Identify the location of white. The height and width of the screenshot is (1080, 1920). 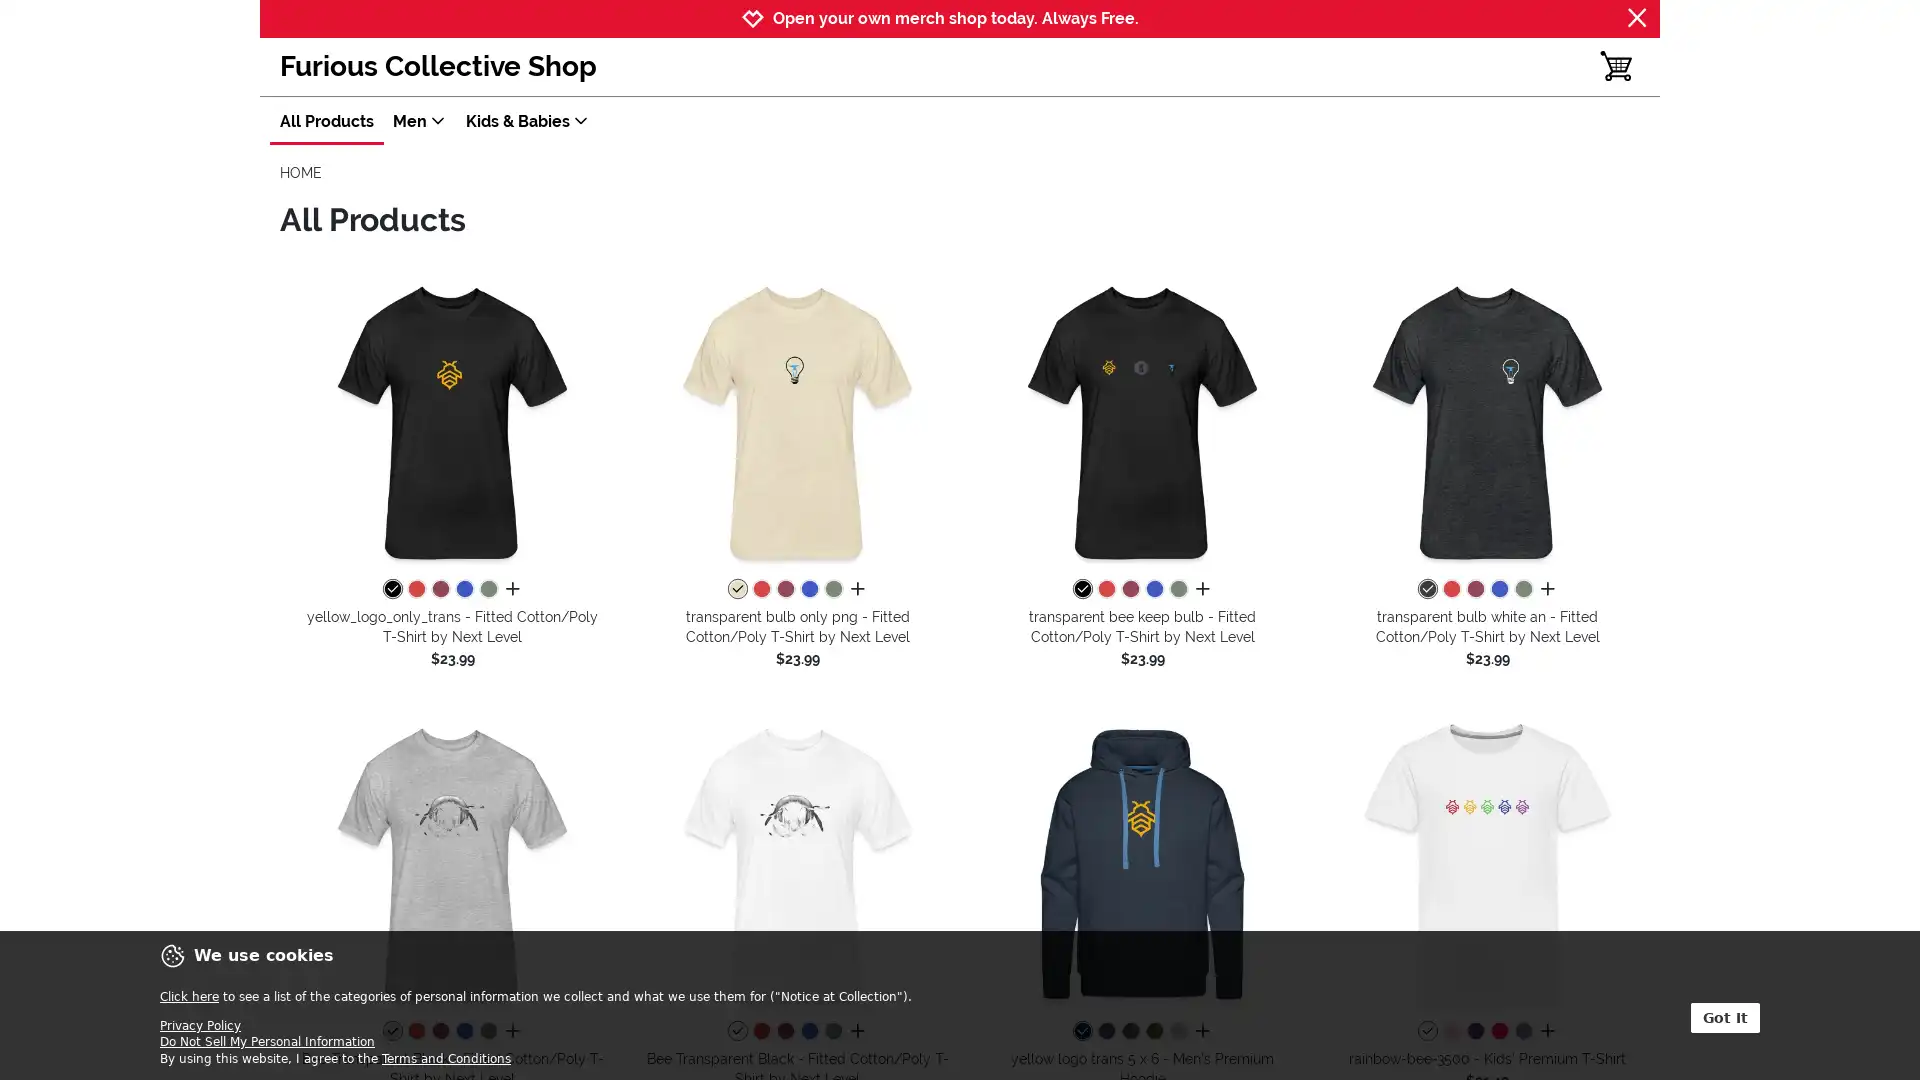
(736, 1032).